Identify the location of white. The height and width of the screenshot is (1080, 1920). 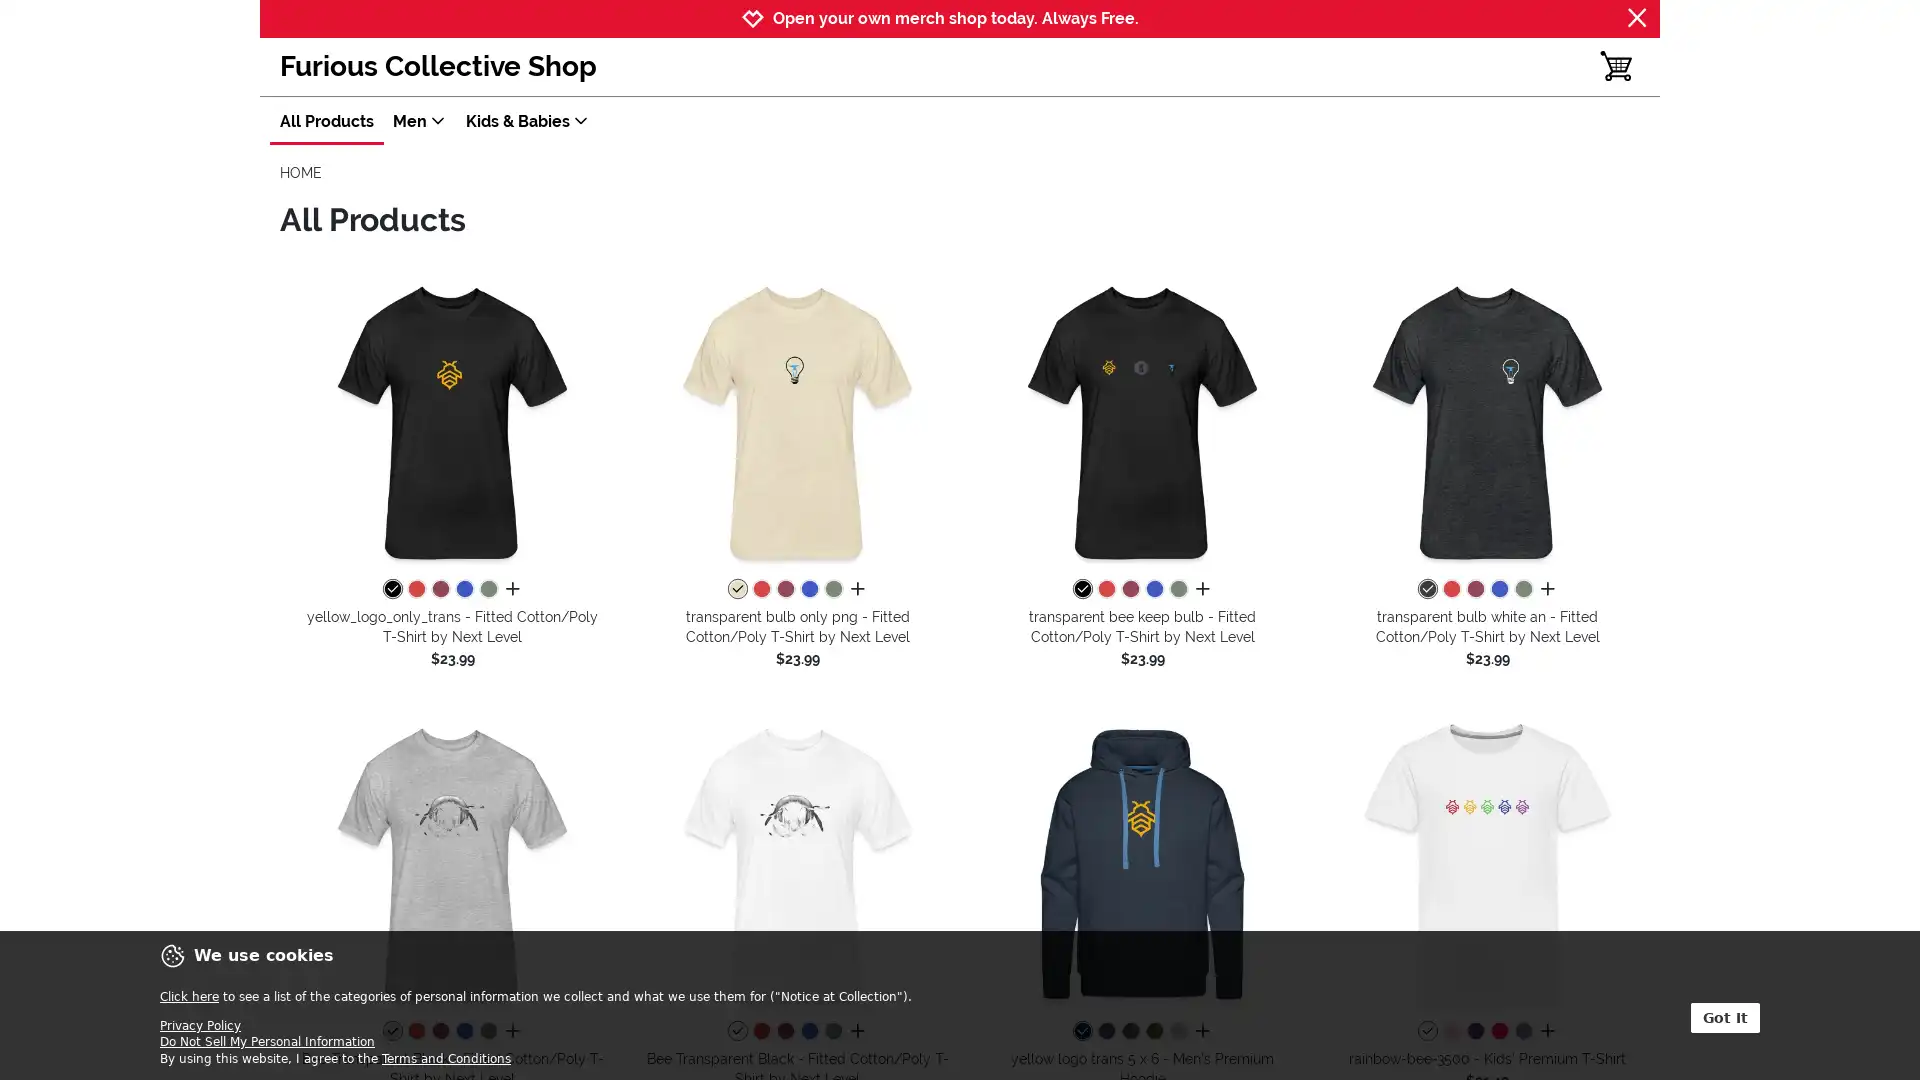
(736, 1032).